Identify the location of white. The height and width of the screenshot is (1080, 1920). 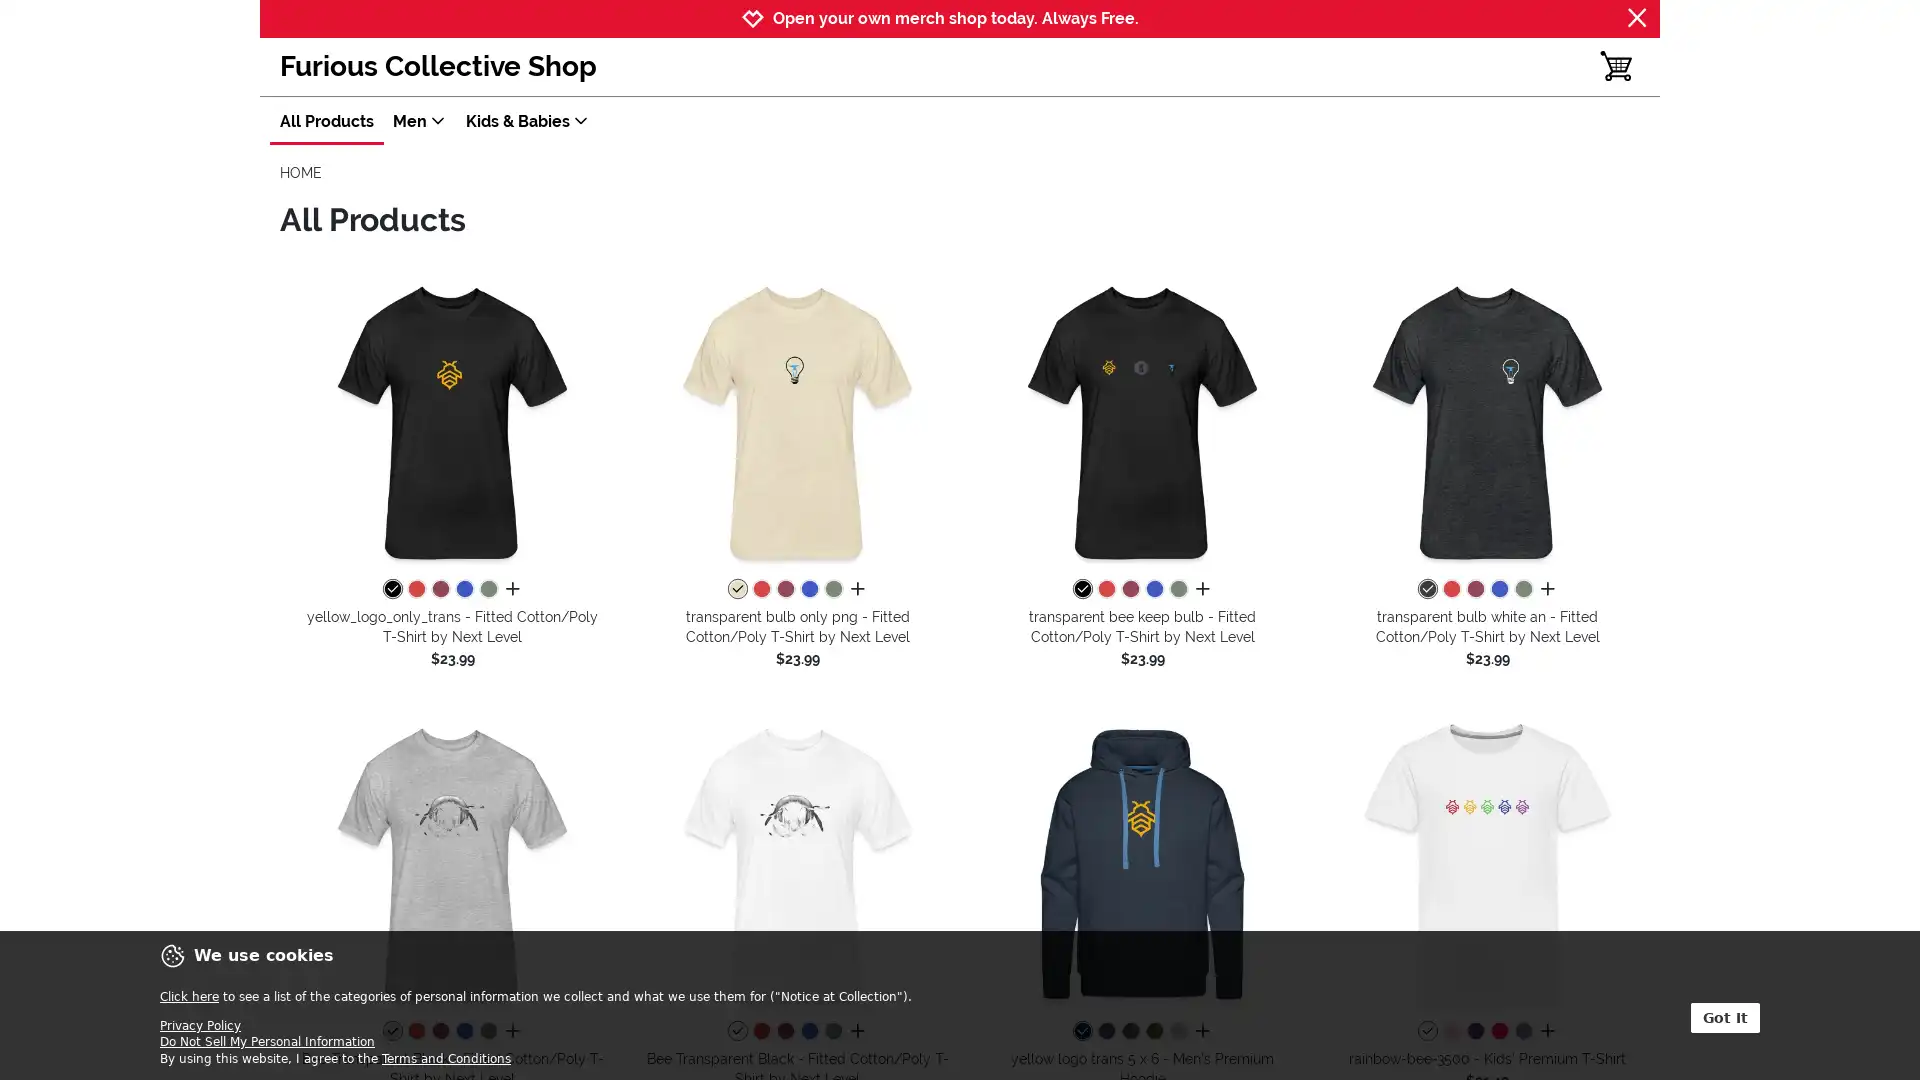
(736, 1032).